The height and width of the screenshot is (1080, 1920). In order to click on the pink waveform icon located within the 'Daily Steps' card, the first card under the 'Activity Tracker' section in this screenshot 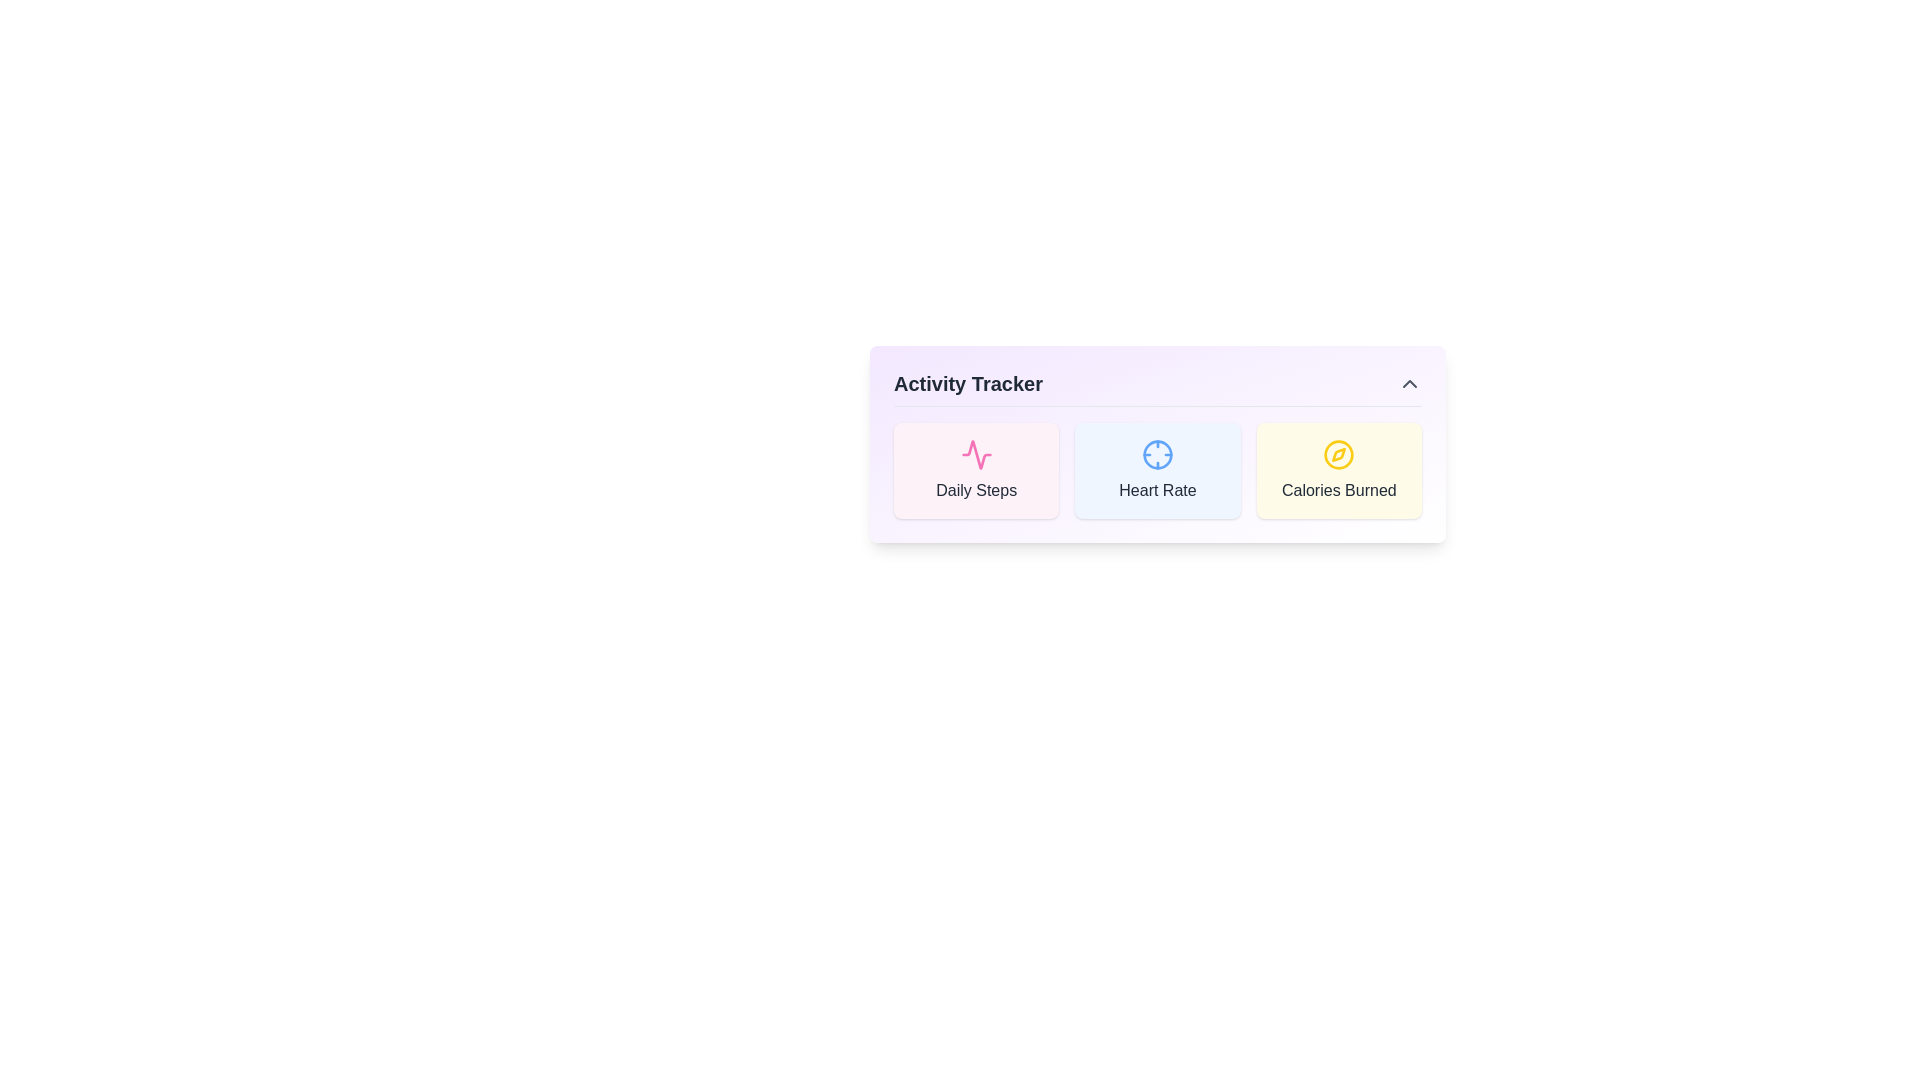, I will do `click(976, 455)`.